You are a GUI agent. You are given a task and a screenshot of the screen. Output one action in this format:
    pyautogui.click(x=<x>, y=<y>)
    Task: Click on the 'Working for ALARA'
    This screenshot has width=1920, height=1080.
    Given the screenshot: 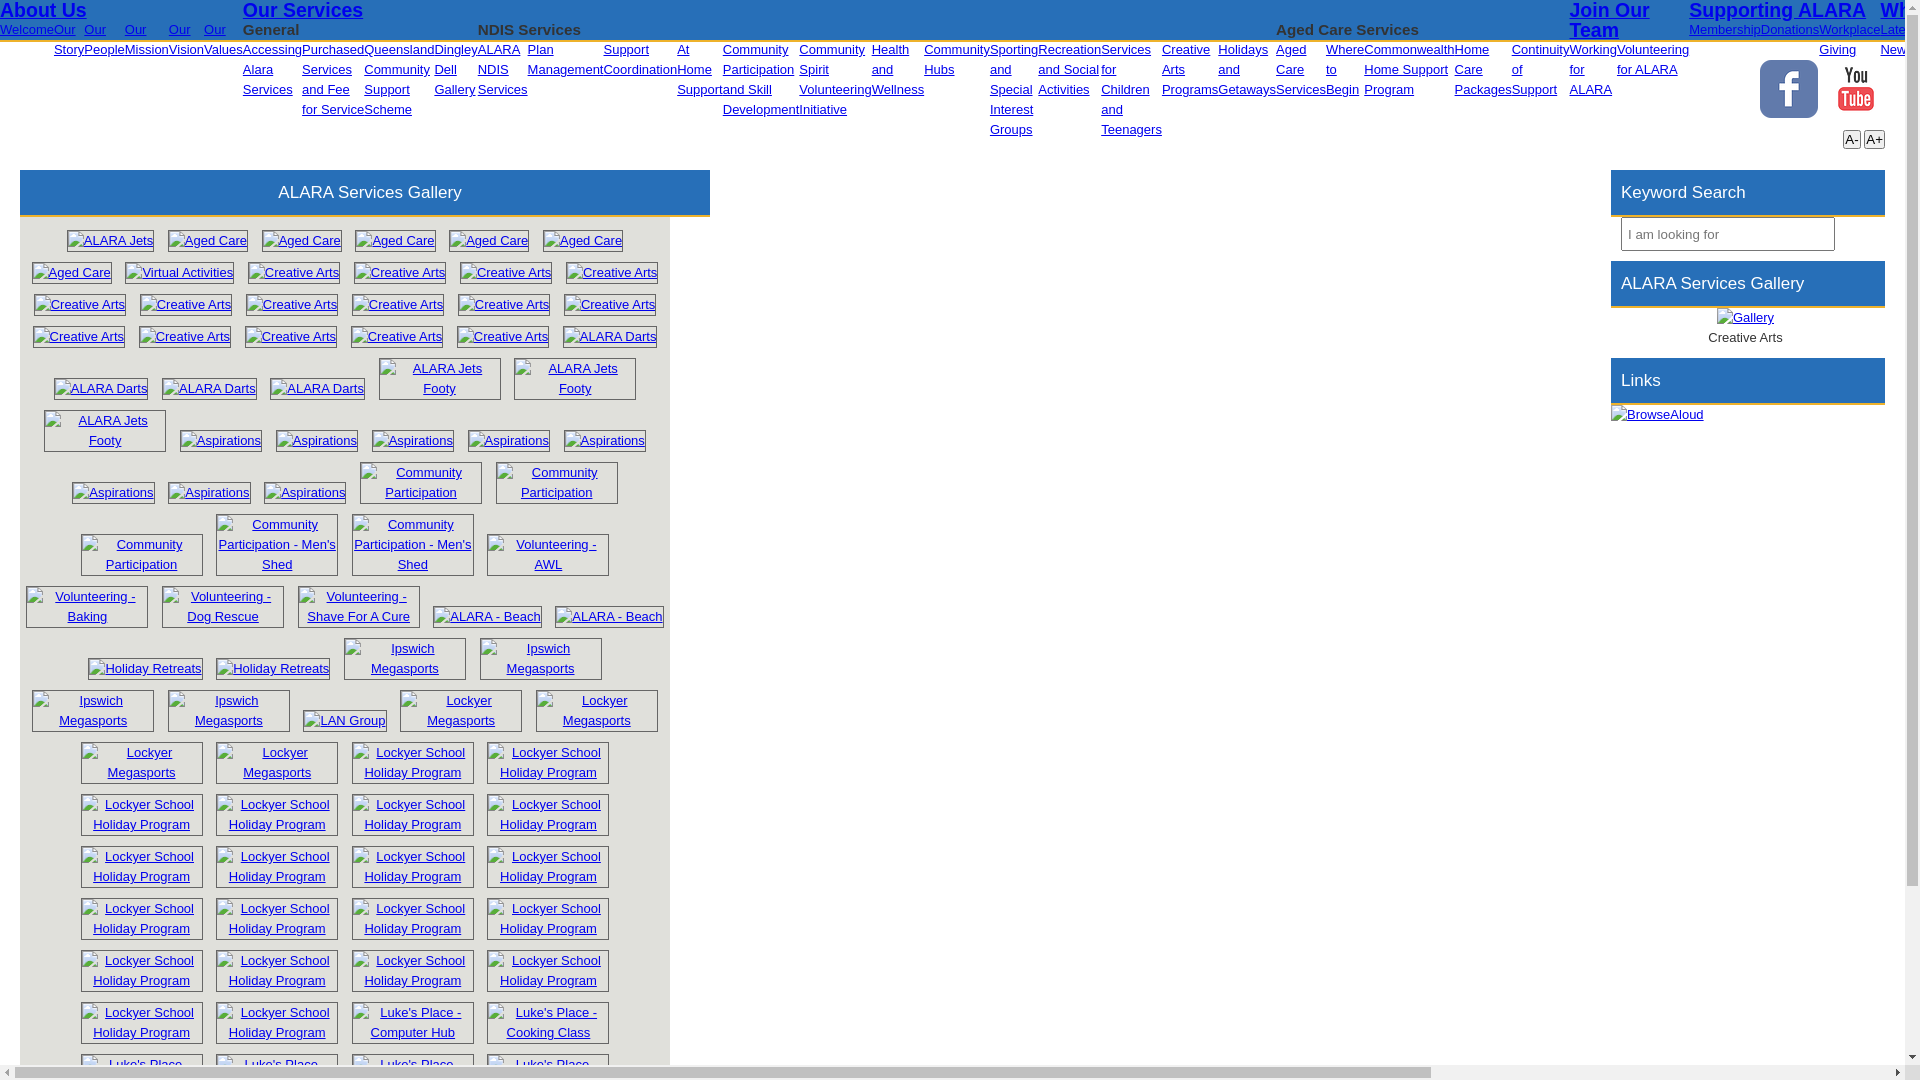 What is the action you would take?
    pyautogui.click(x=1591, y=68)
    